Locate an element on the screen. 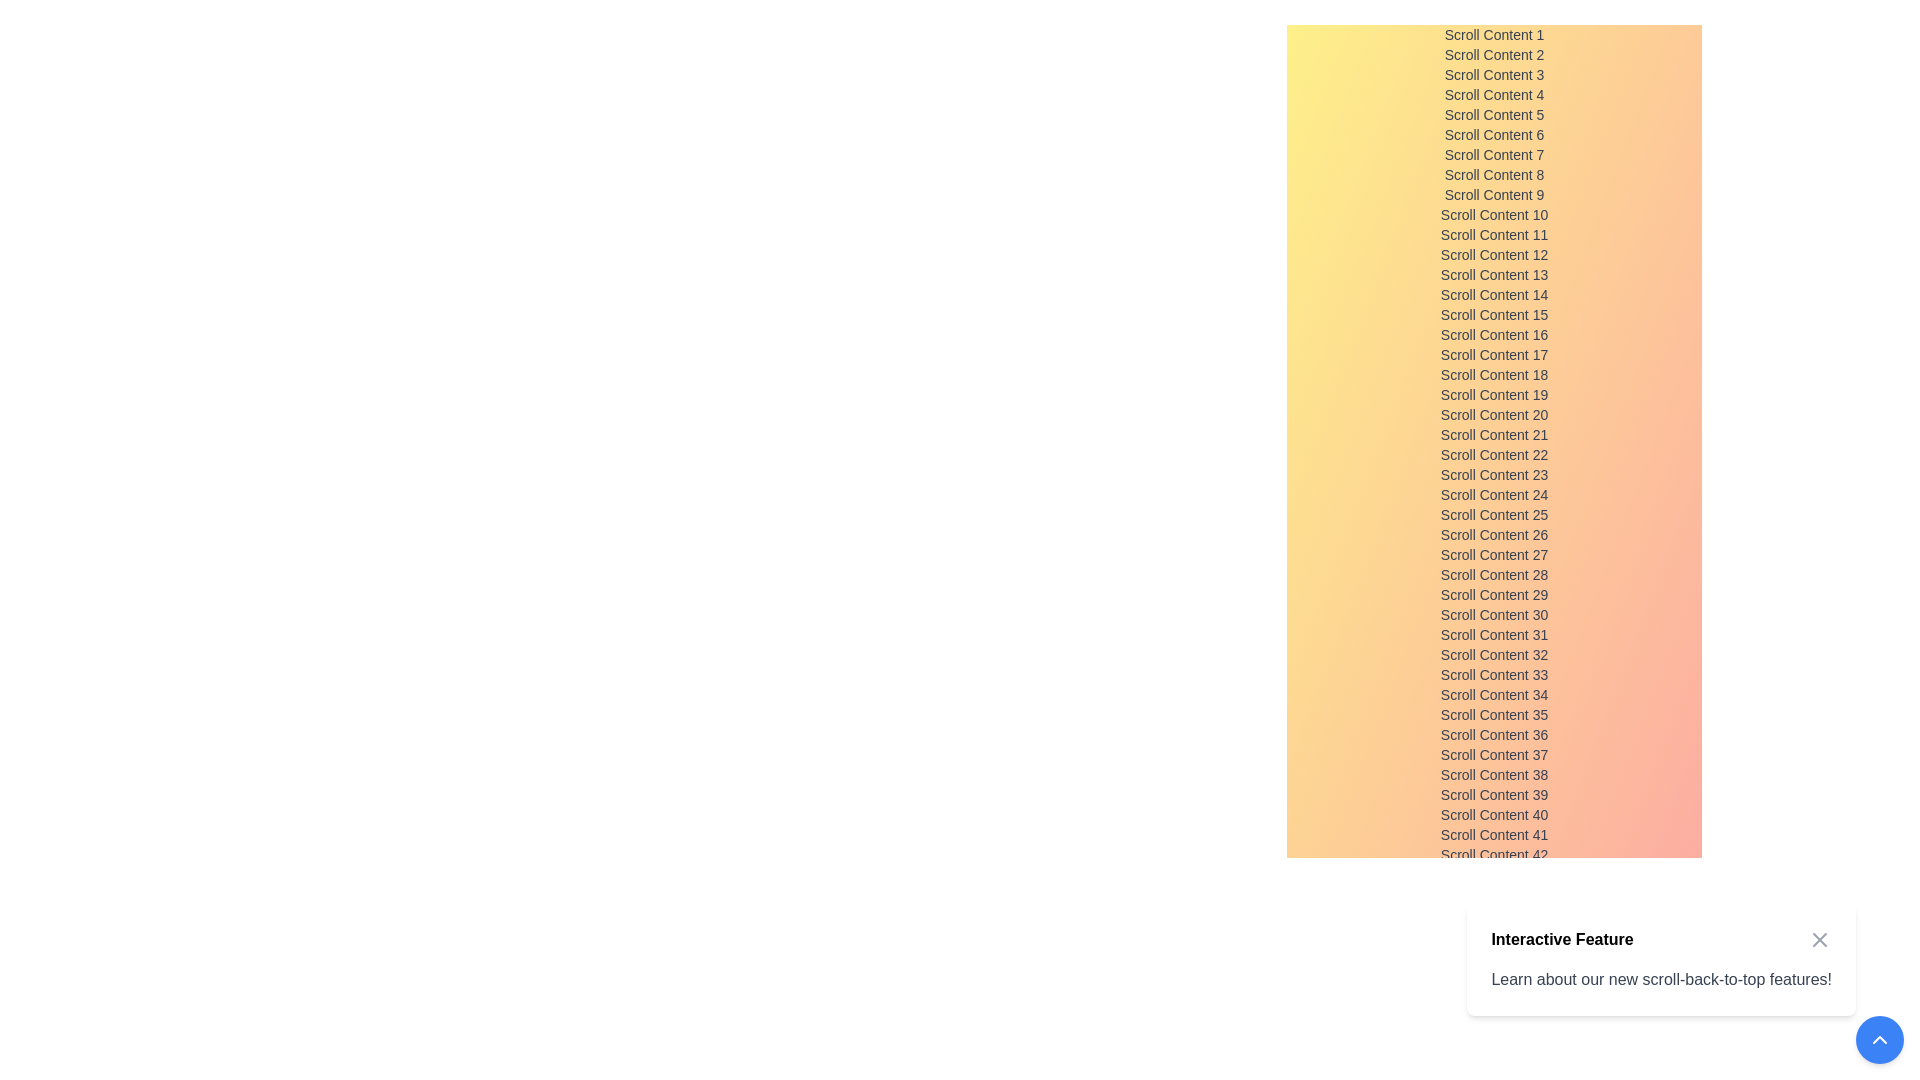  the 31st Text Label in the vertically stacked scrollable list located towards the lower middle section is located at coordinates (1494, 635).